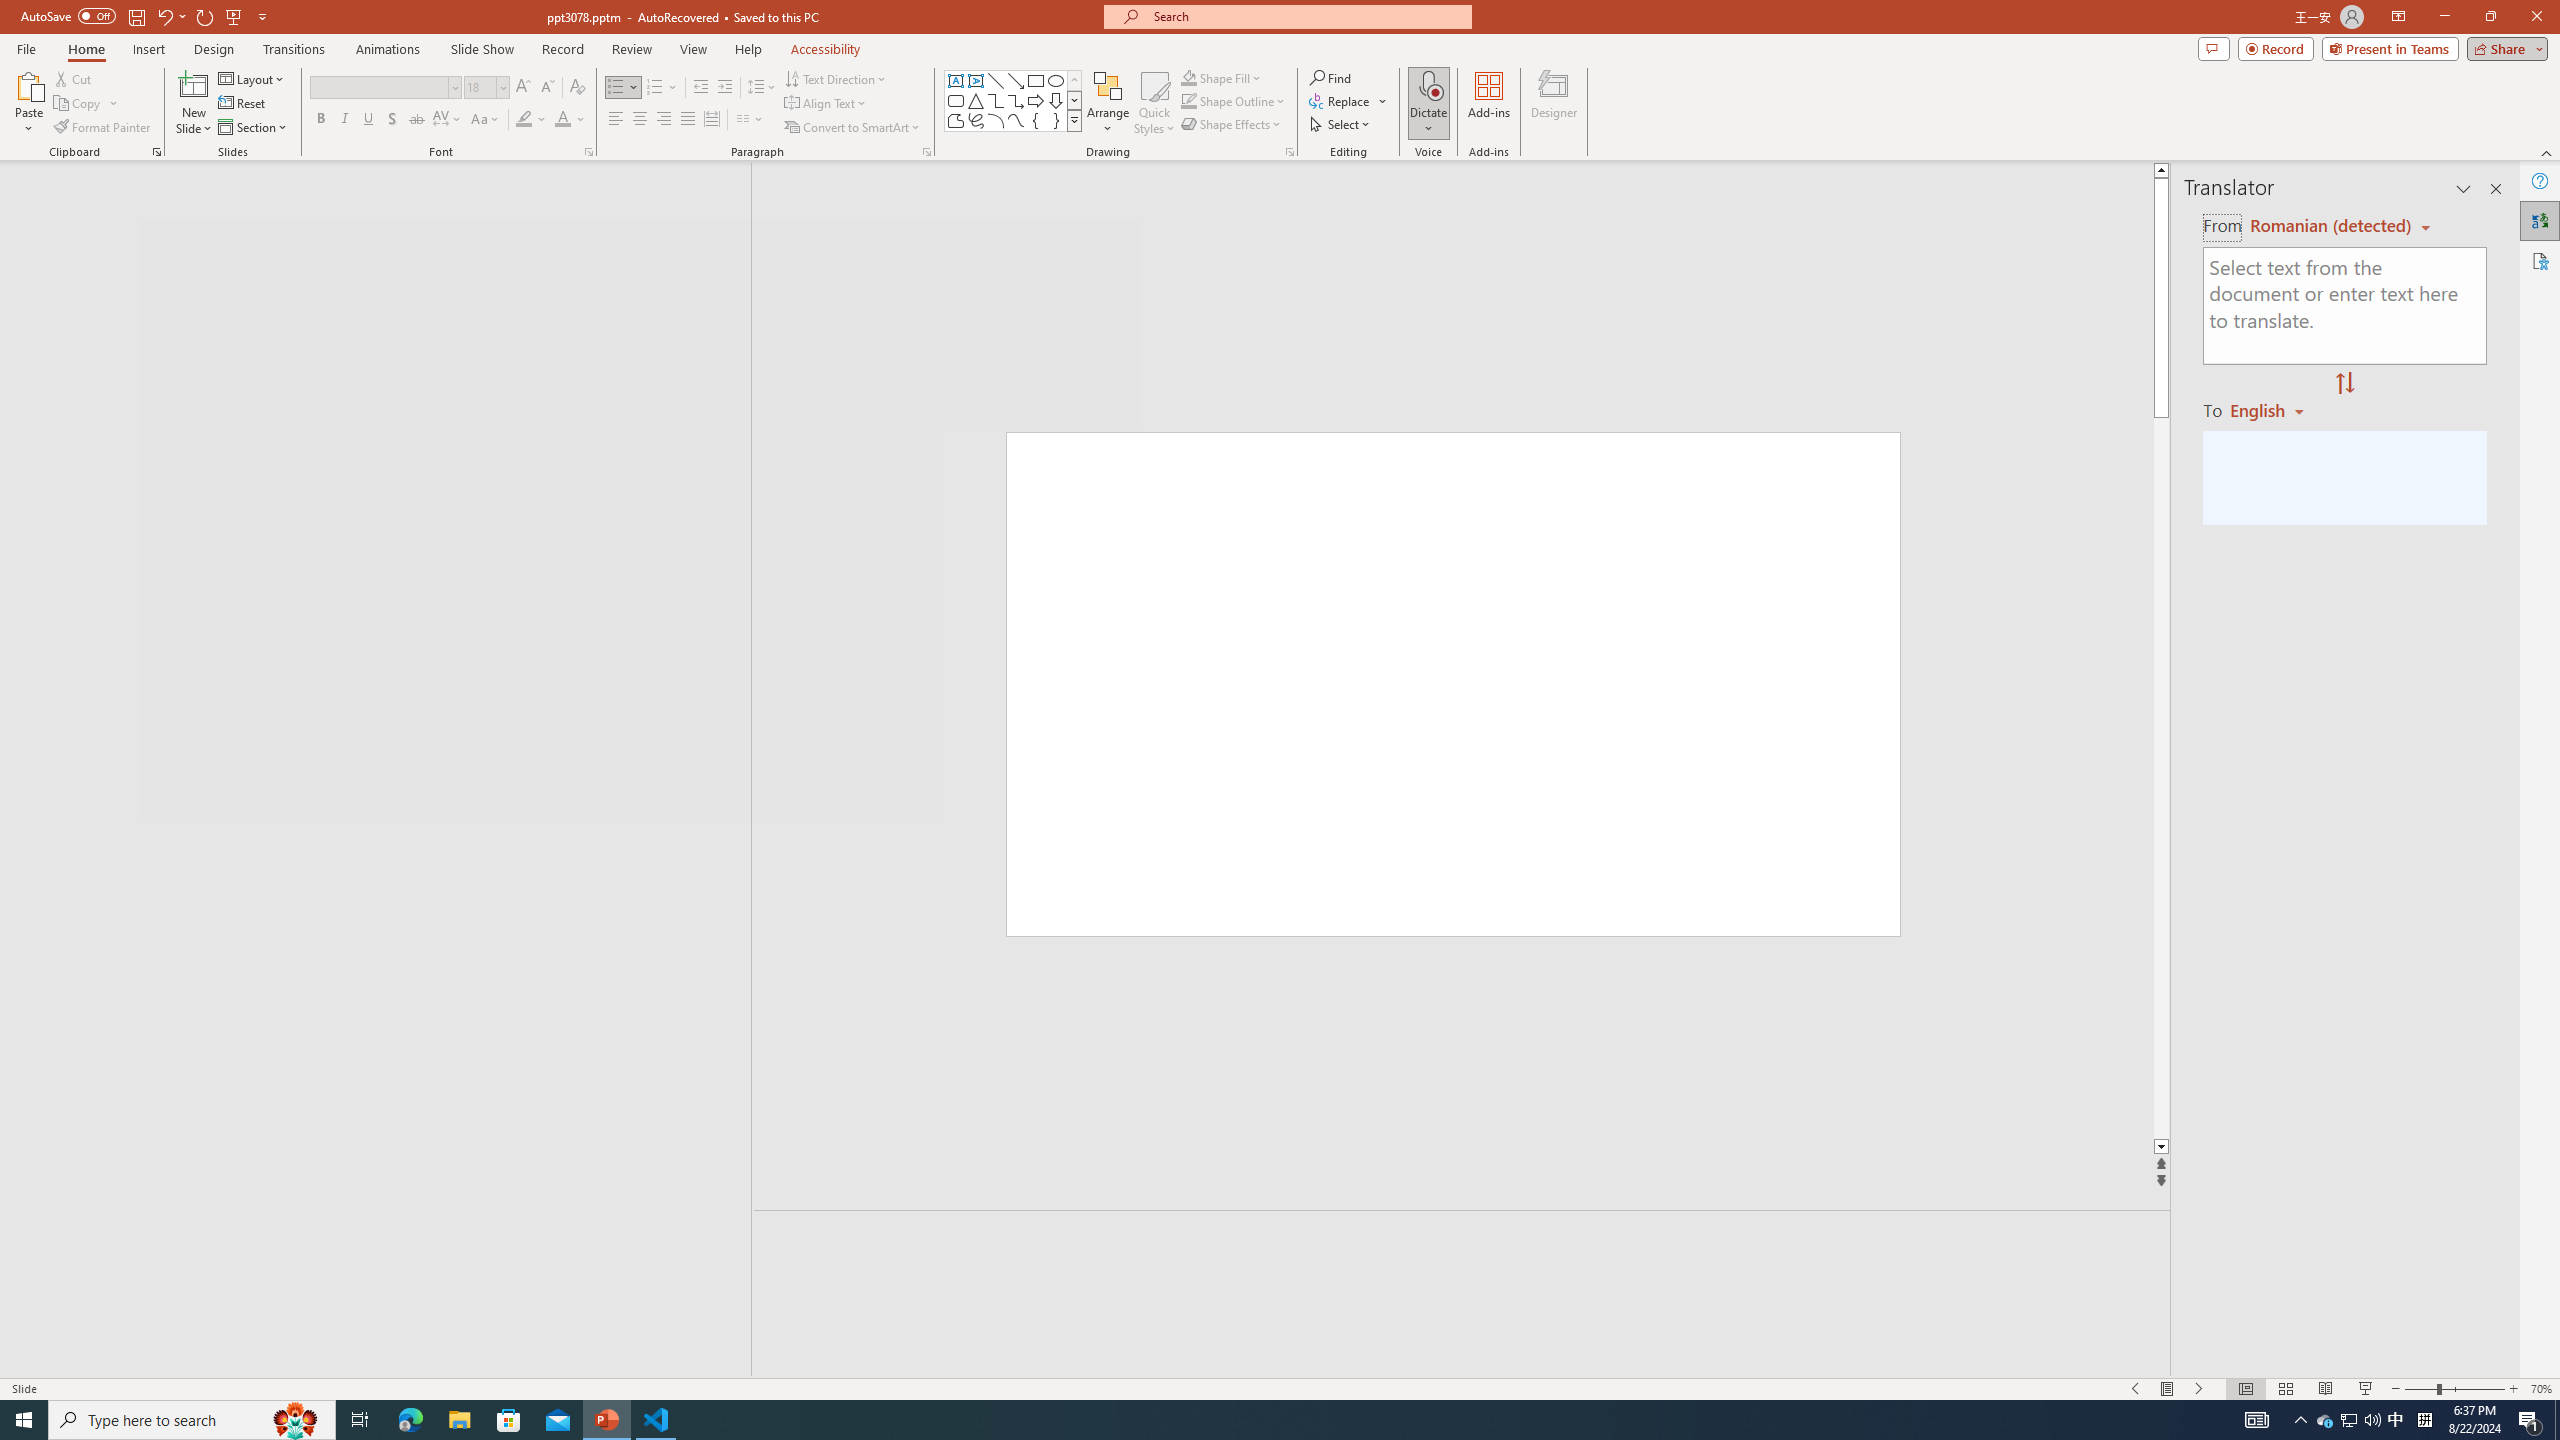 Image resolution: width=2560 pixels, height=1440 pixels. What do you see at coordinates (2541, 1389) in the screenshot?
I see `'Zoom 70%'` at bounding box center [2541, 1389].